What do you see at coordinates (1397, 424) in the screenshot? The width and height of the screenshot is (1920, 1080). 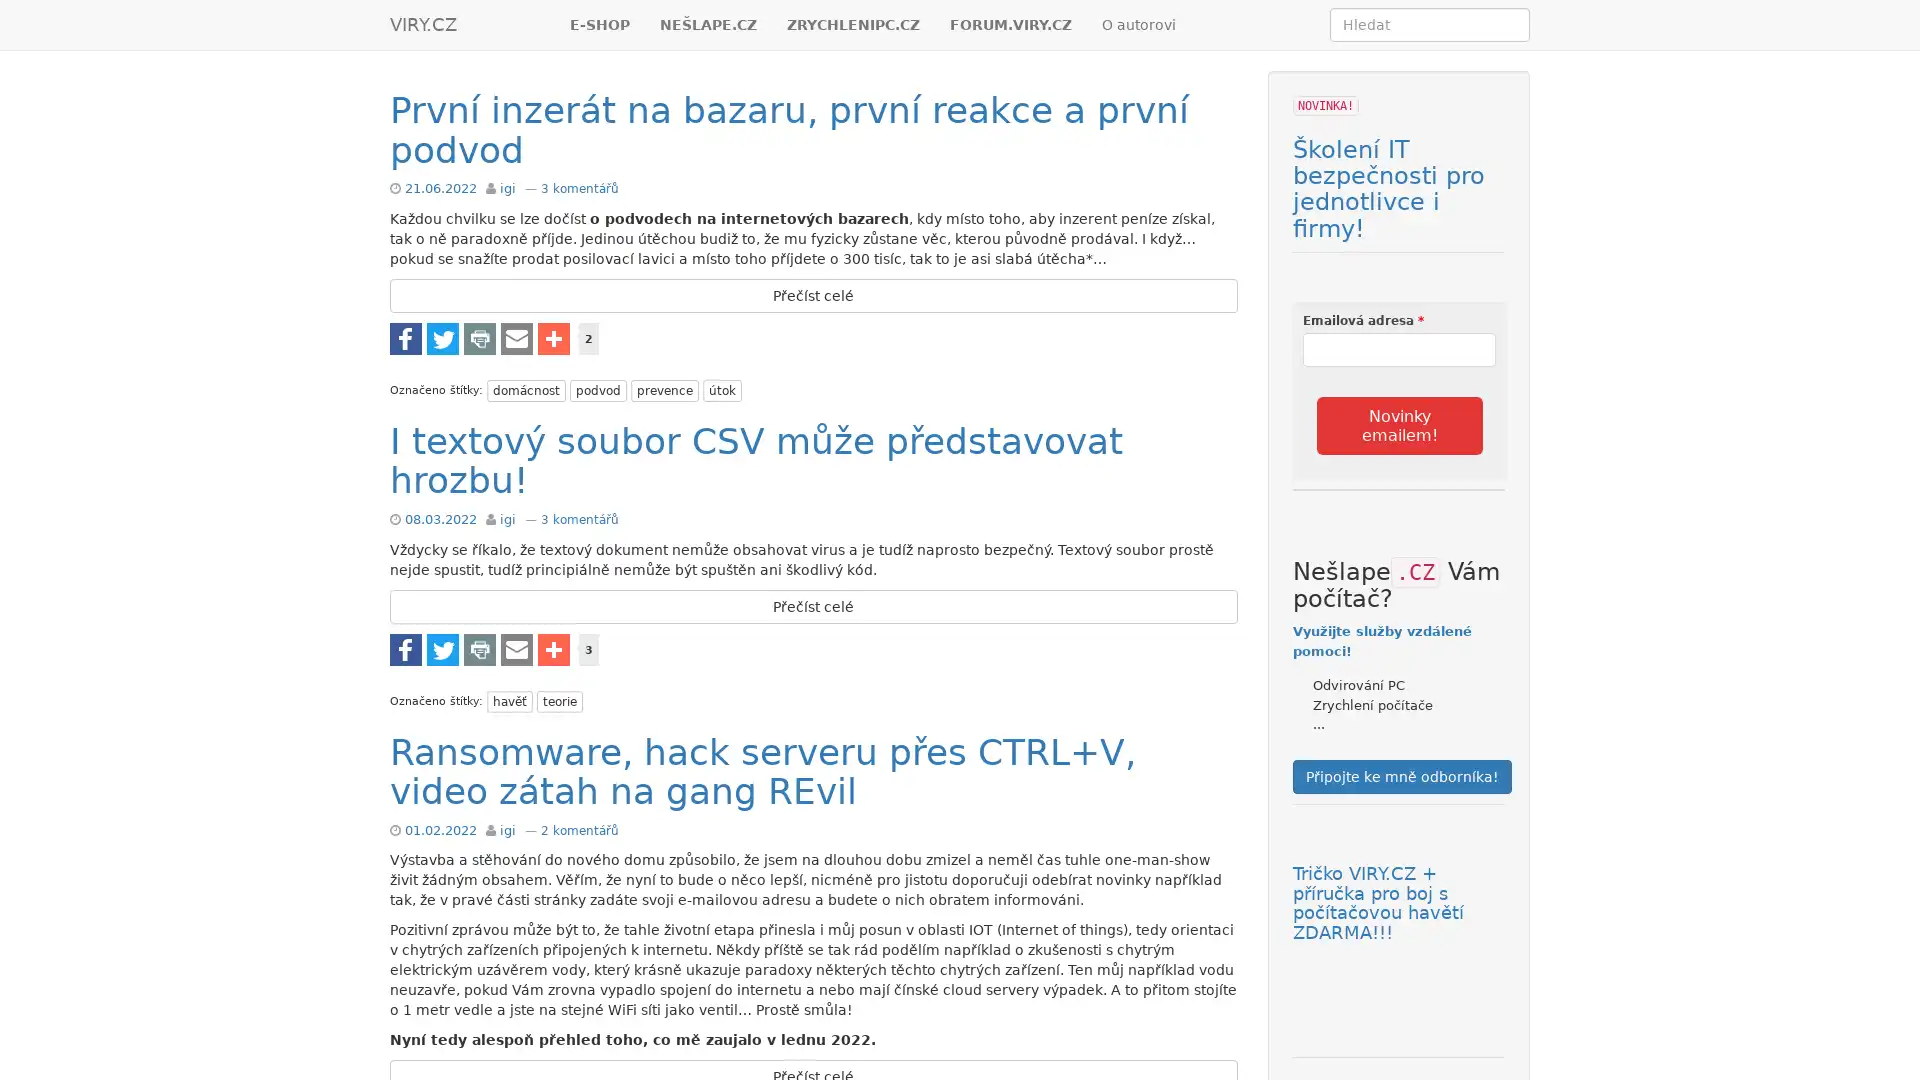 I see `Novinky emailem!` at bounding box center [1397, 424].